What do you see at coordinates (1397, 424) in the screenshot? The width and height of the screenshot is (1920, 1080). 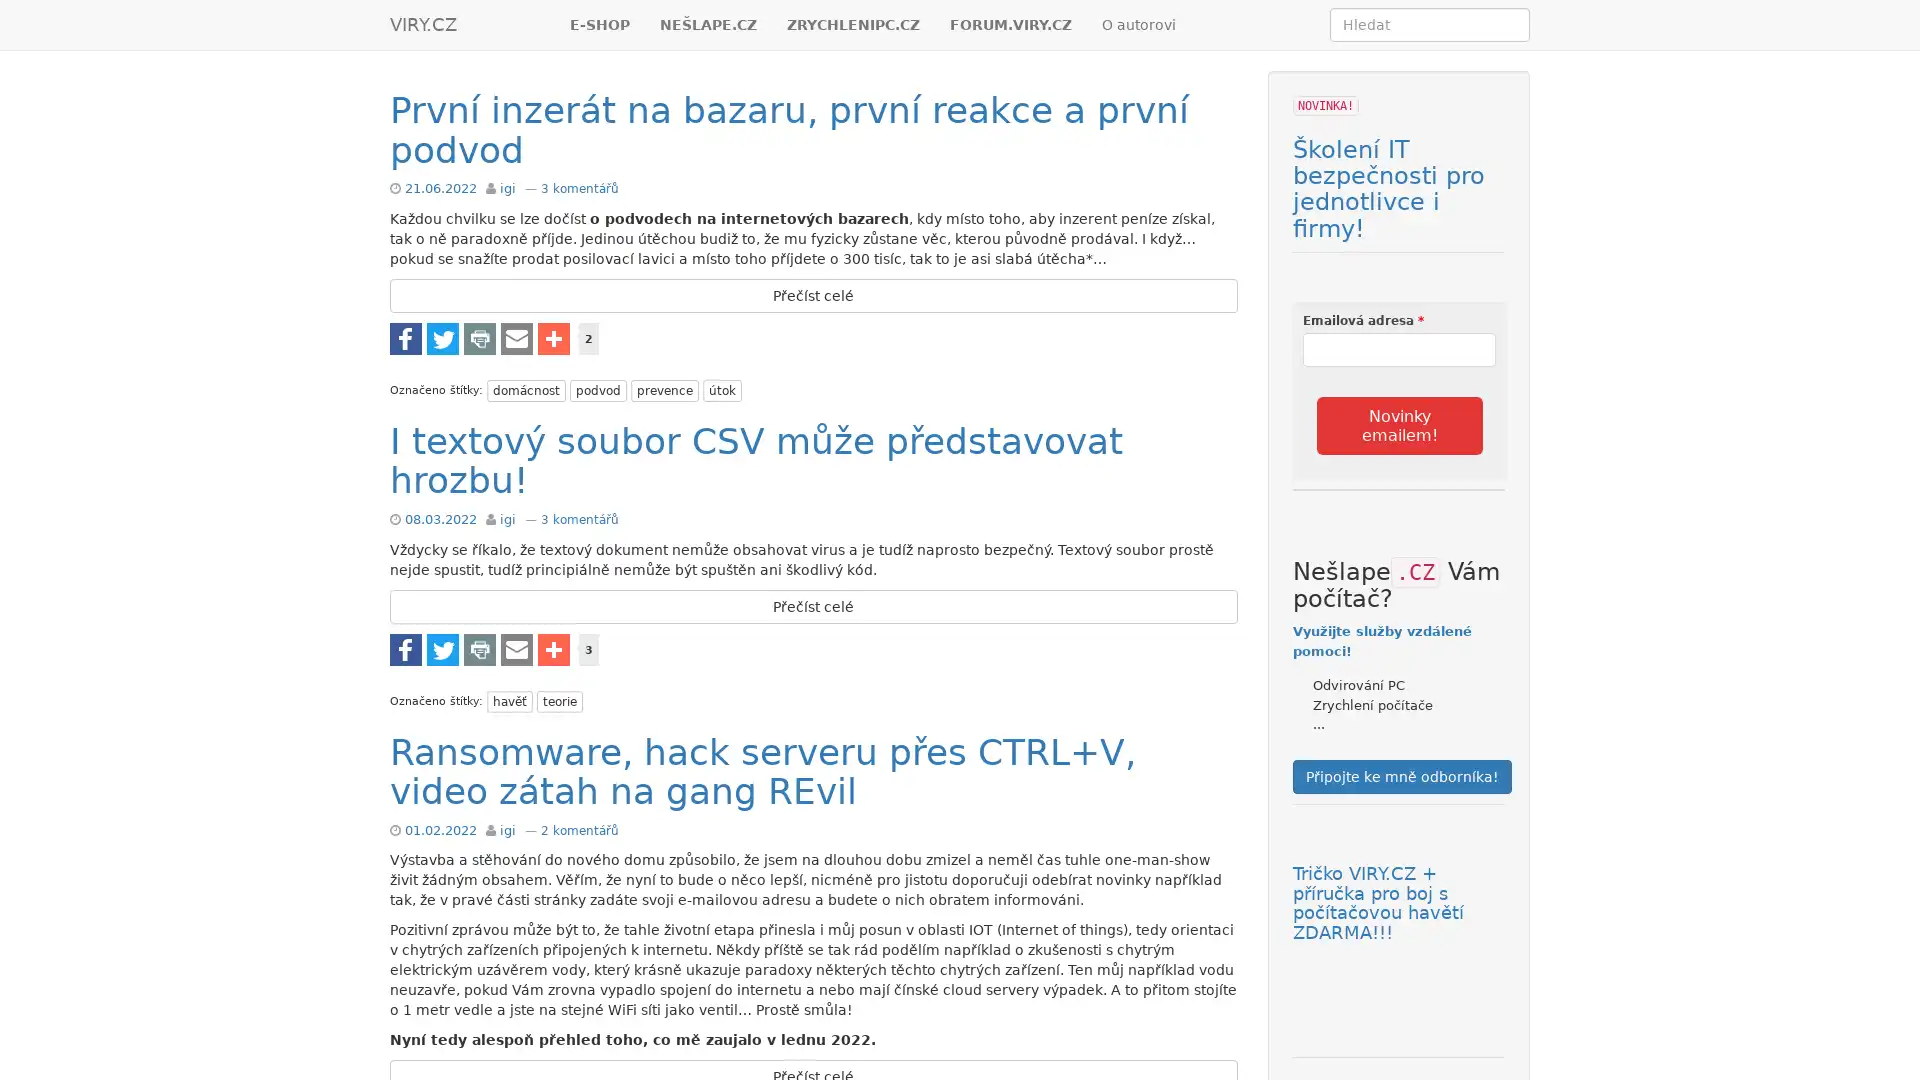 I see `Novinky emailem!` at bounding box center [1397, 424].